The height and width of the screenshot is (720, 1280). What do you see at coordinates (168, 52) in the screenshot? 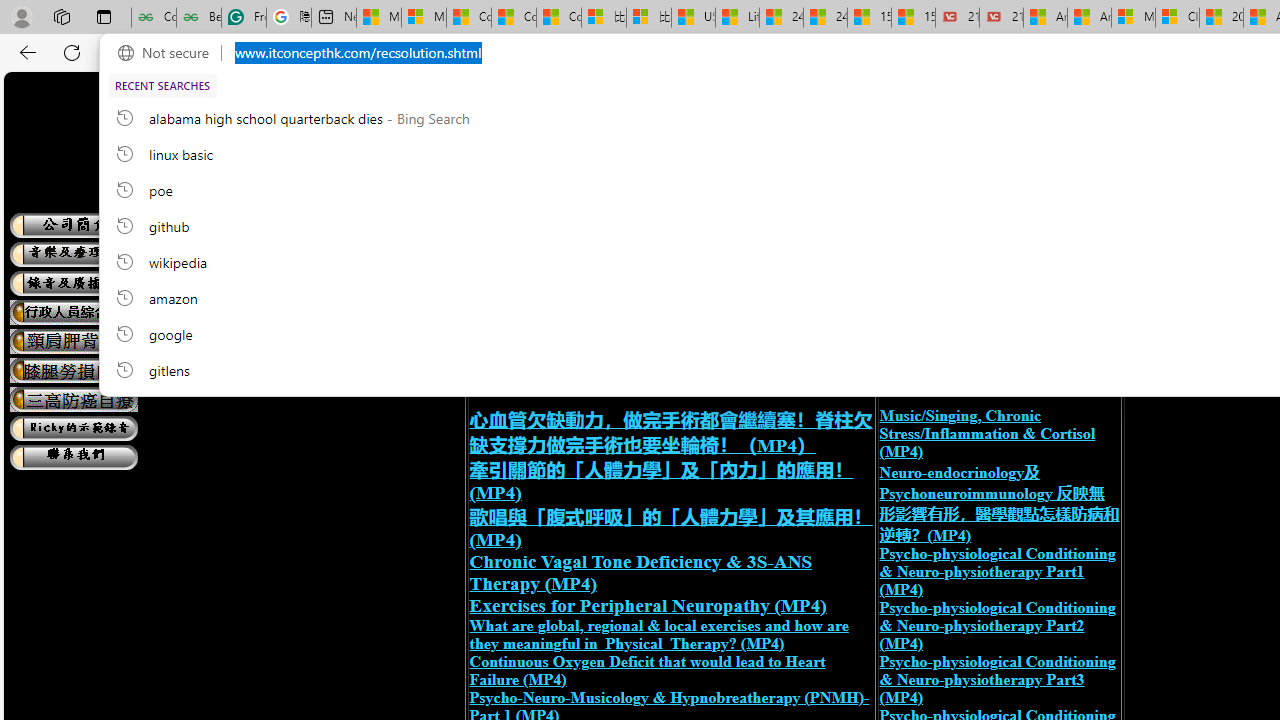
I see `'Not secure'` at bounding box center [168, 52].